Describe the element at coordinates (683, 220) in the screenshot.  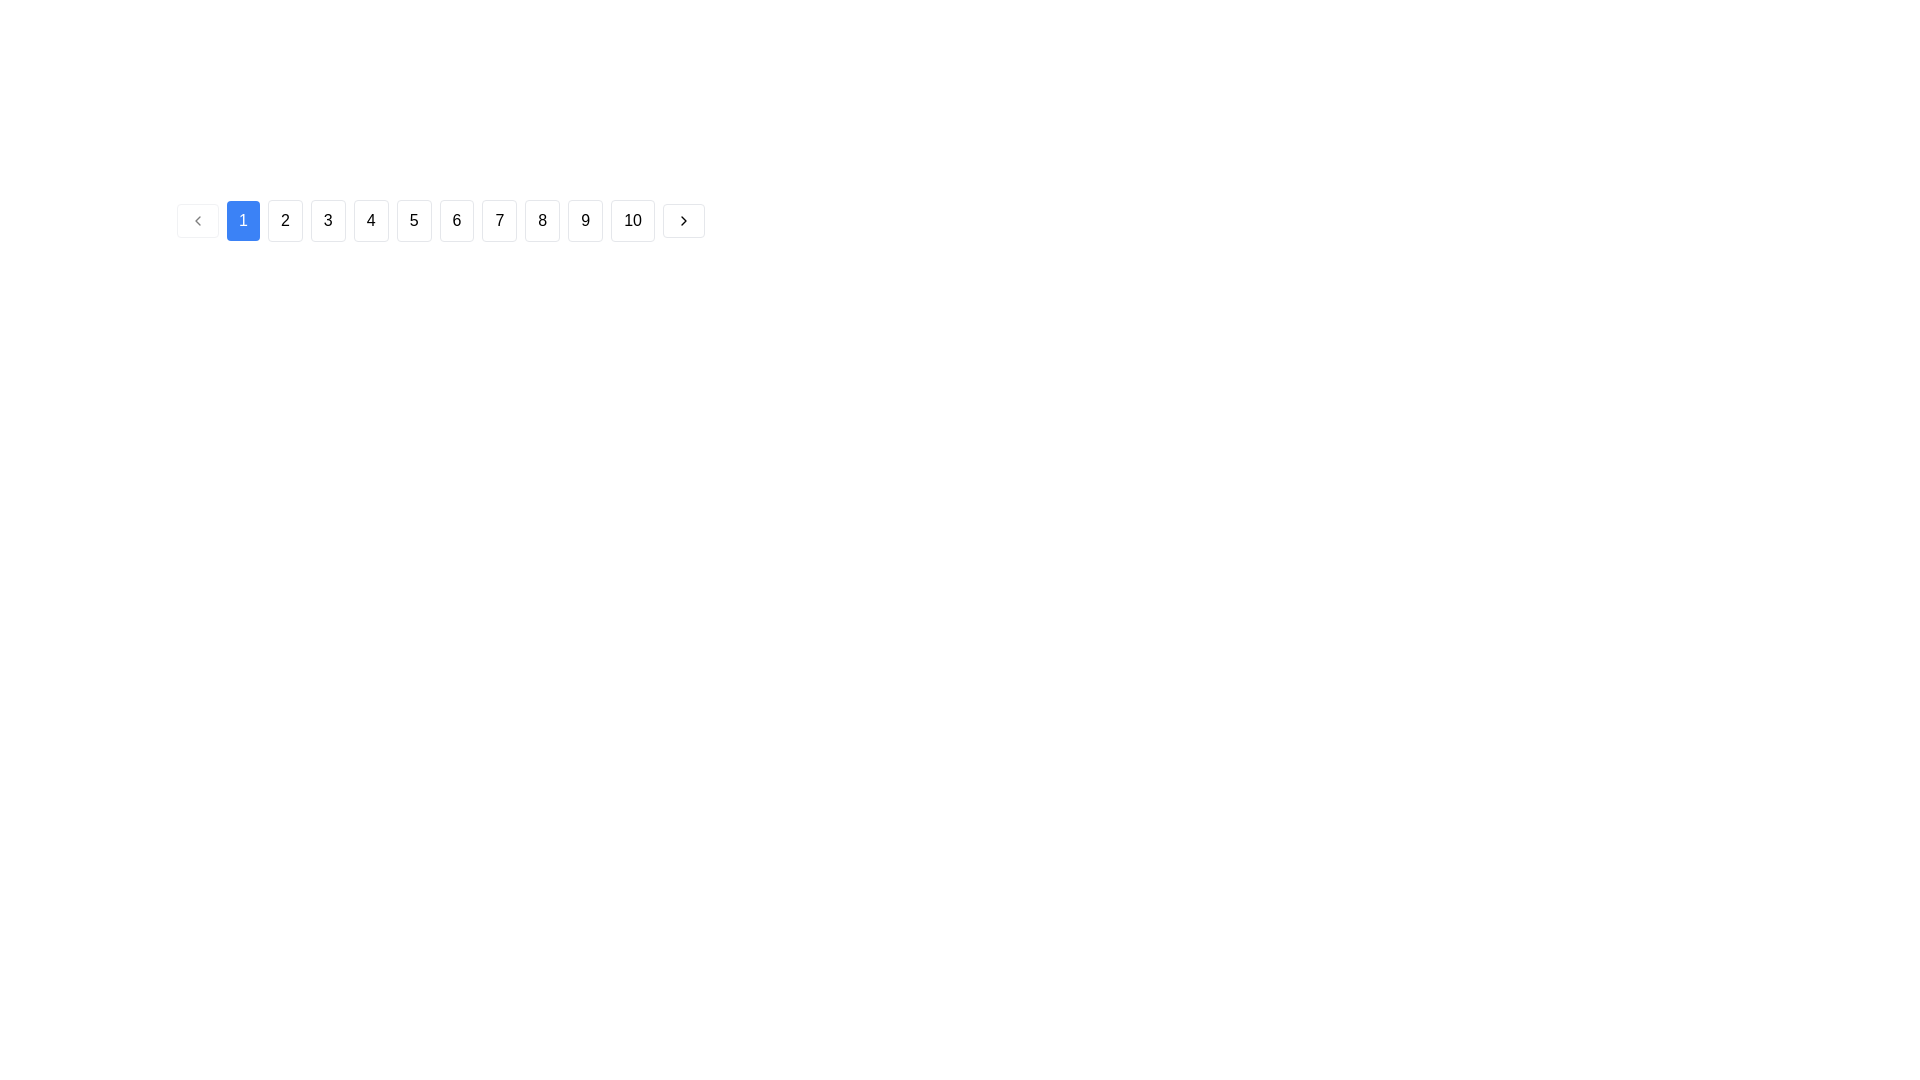
I see `the chevron-shaped icon pointing to the right, located in the last button of the pagination section` at that location.